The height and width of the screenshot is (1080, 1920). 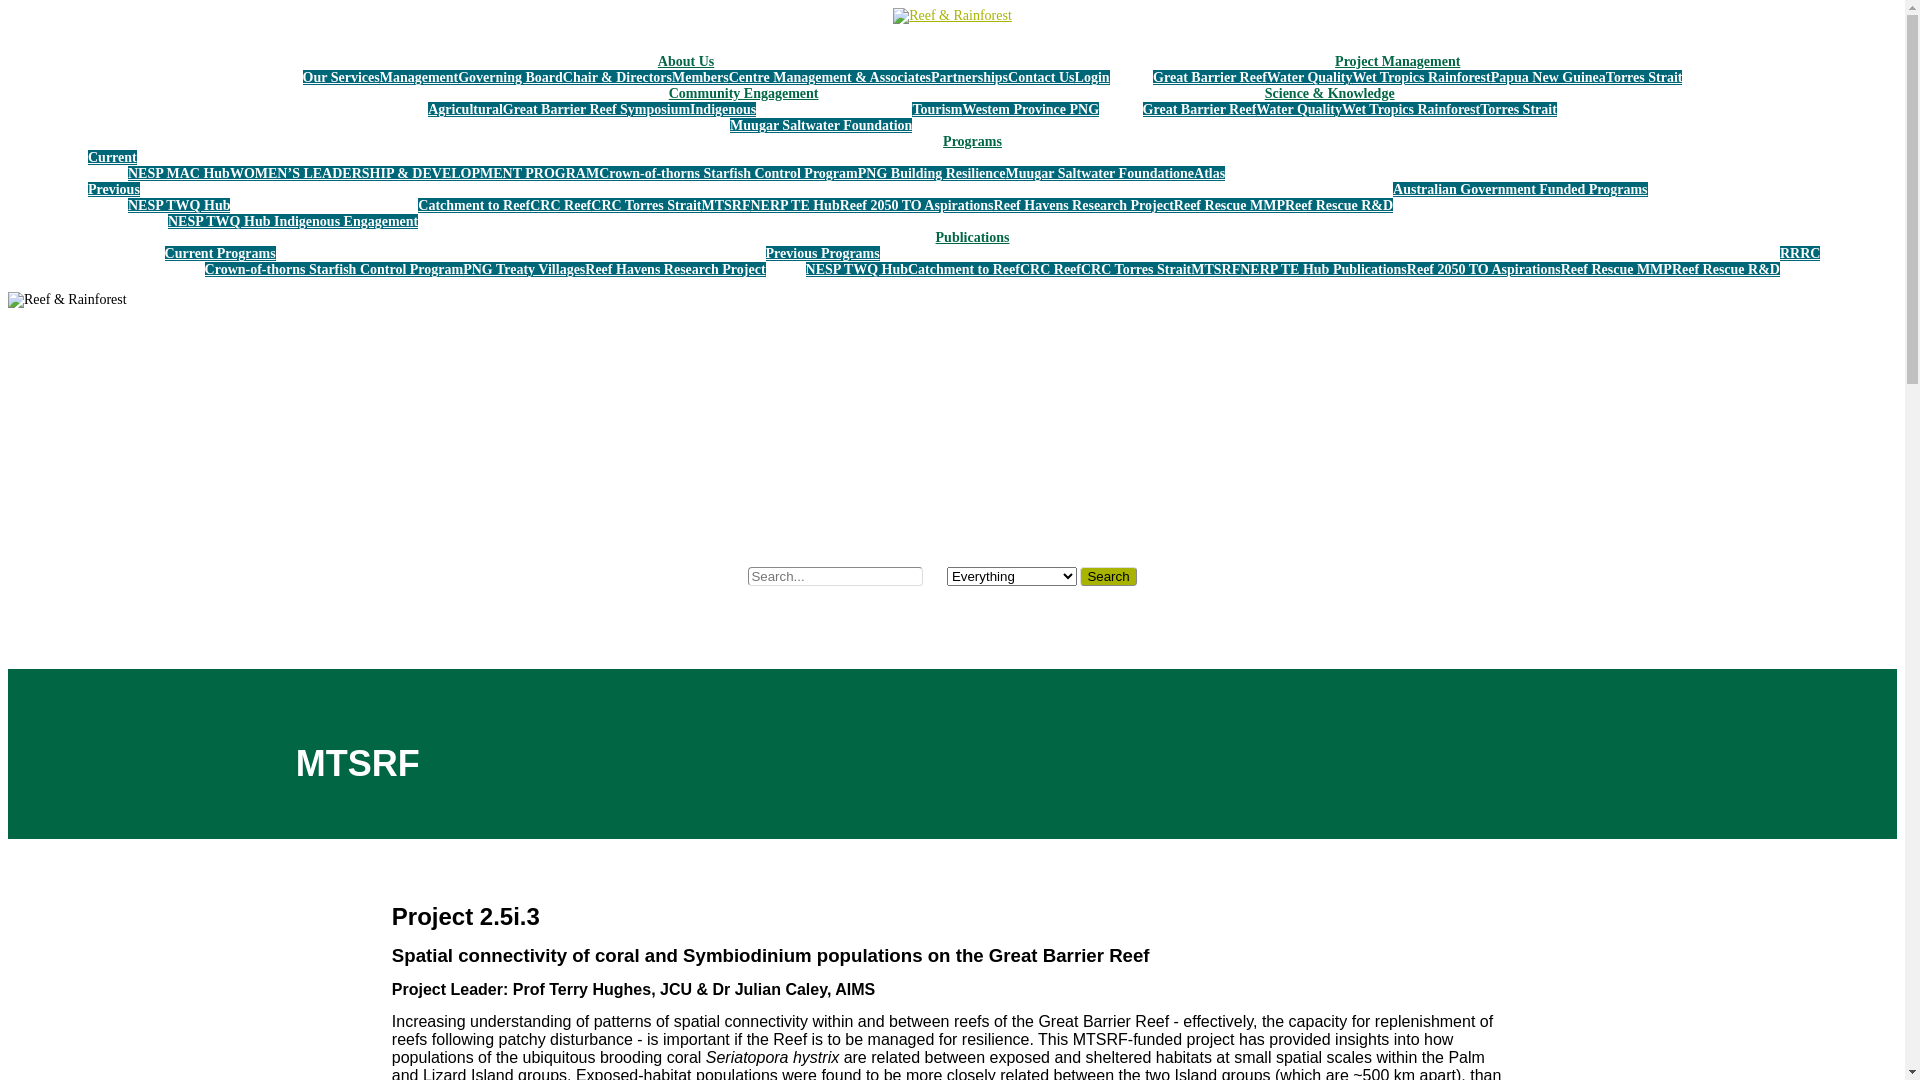 What do you see at coordinates (510, 76) in the screenshot?
I see `'Governing Board'` at bounding box center [510, 76].